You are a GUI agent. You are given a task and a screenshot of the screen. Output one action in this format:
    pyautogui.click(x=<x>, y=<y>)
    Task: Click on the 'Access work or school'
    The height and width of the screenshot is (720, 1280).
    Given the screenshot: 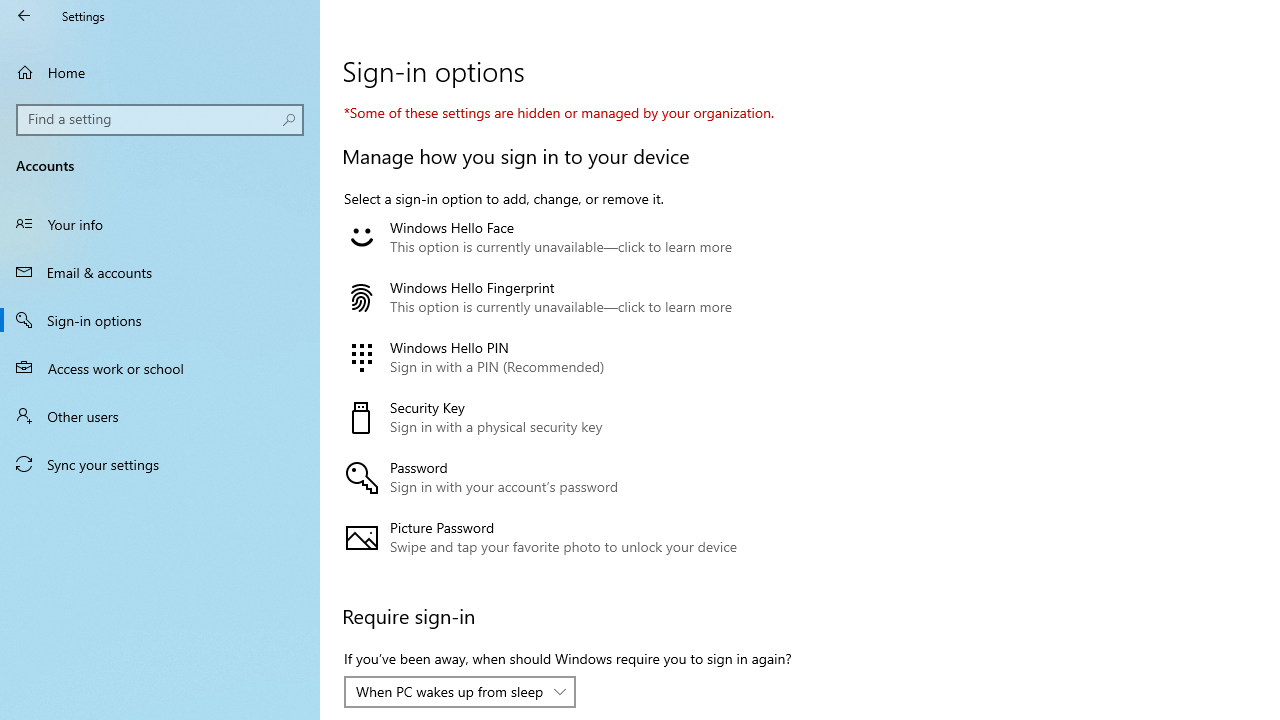 What is the action you would take?
    pyautogui.click(x=160, y=367)
    